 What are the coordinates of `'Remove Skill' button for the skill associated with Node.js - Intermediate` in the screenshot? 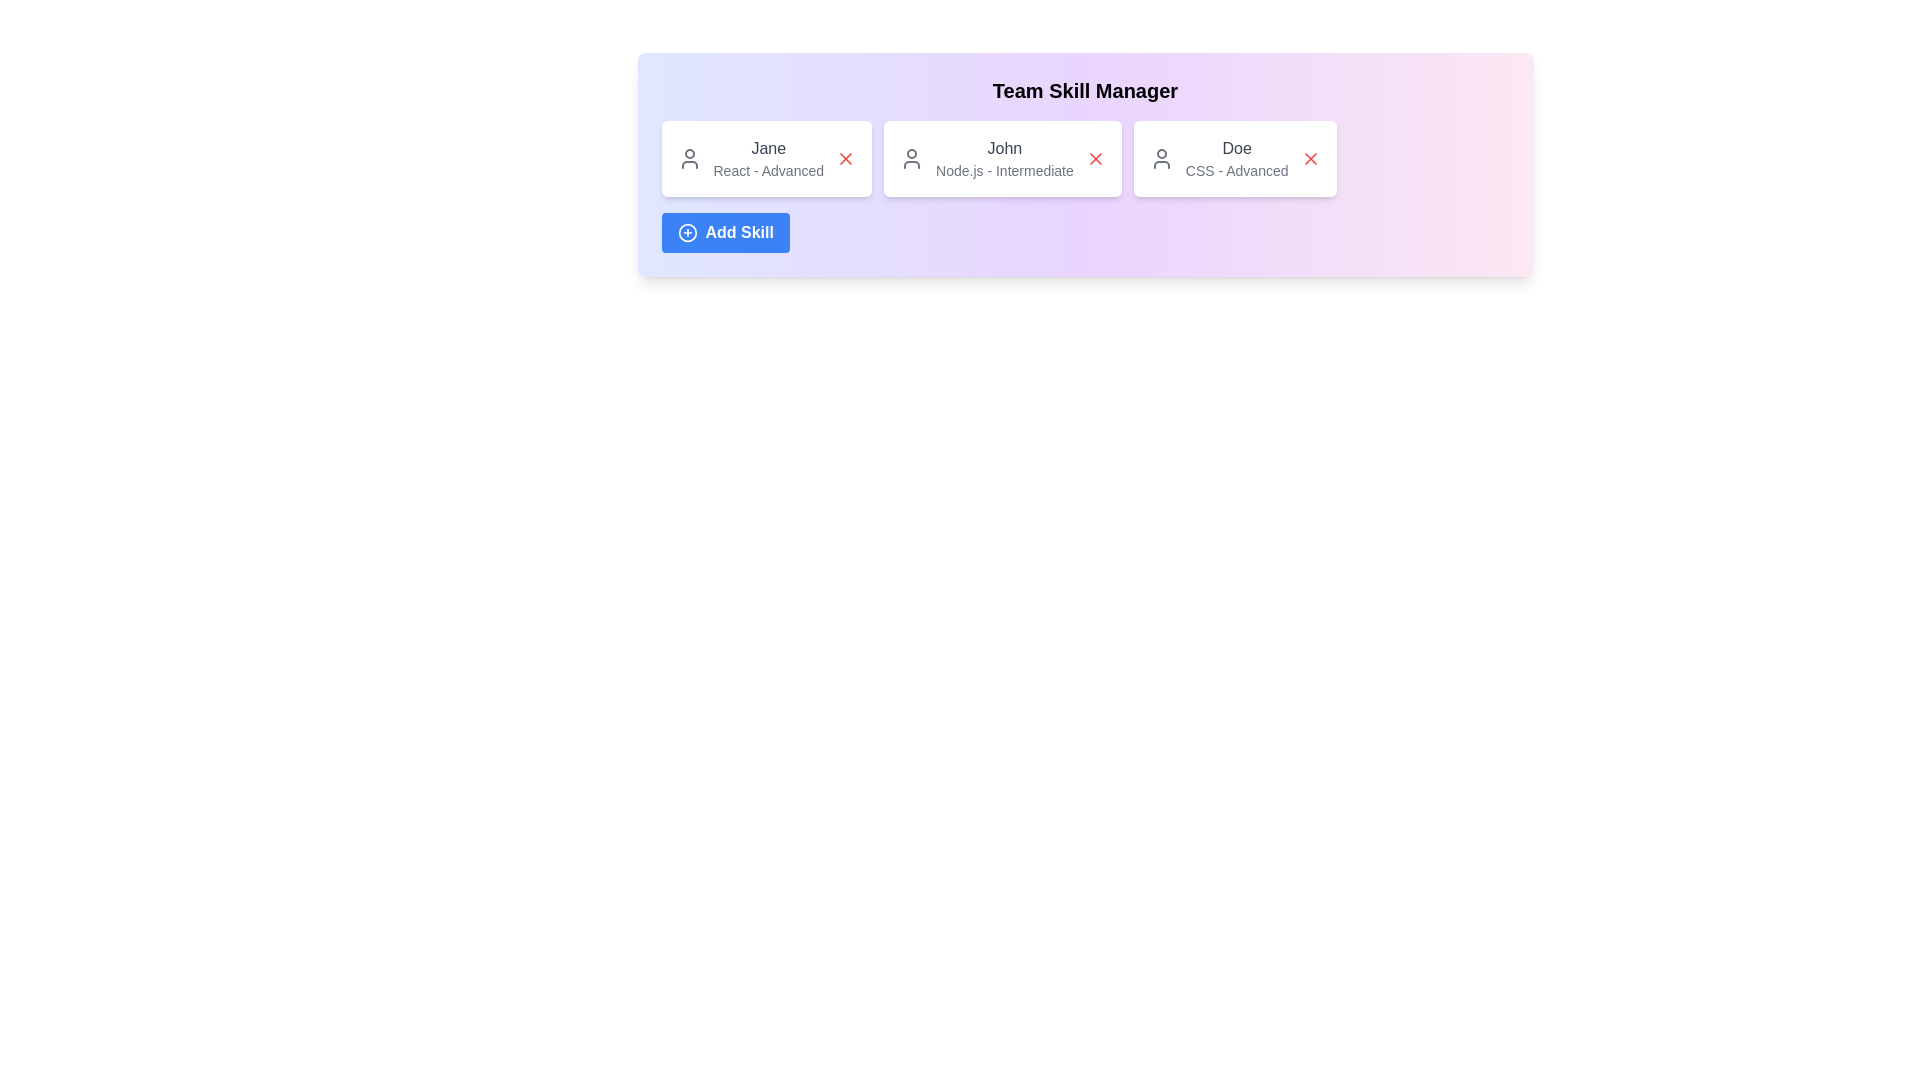 It's located at (1094, 157).